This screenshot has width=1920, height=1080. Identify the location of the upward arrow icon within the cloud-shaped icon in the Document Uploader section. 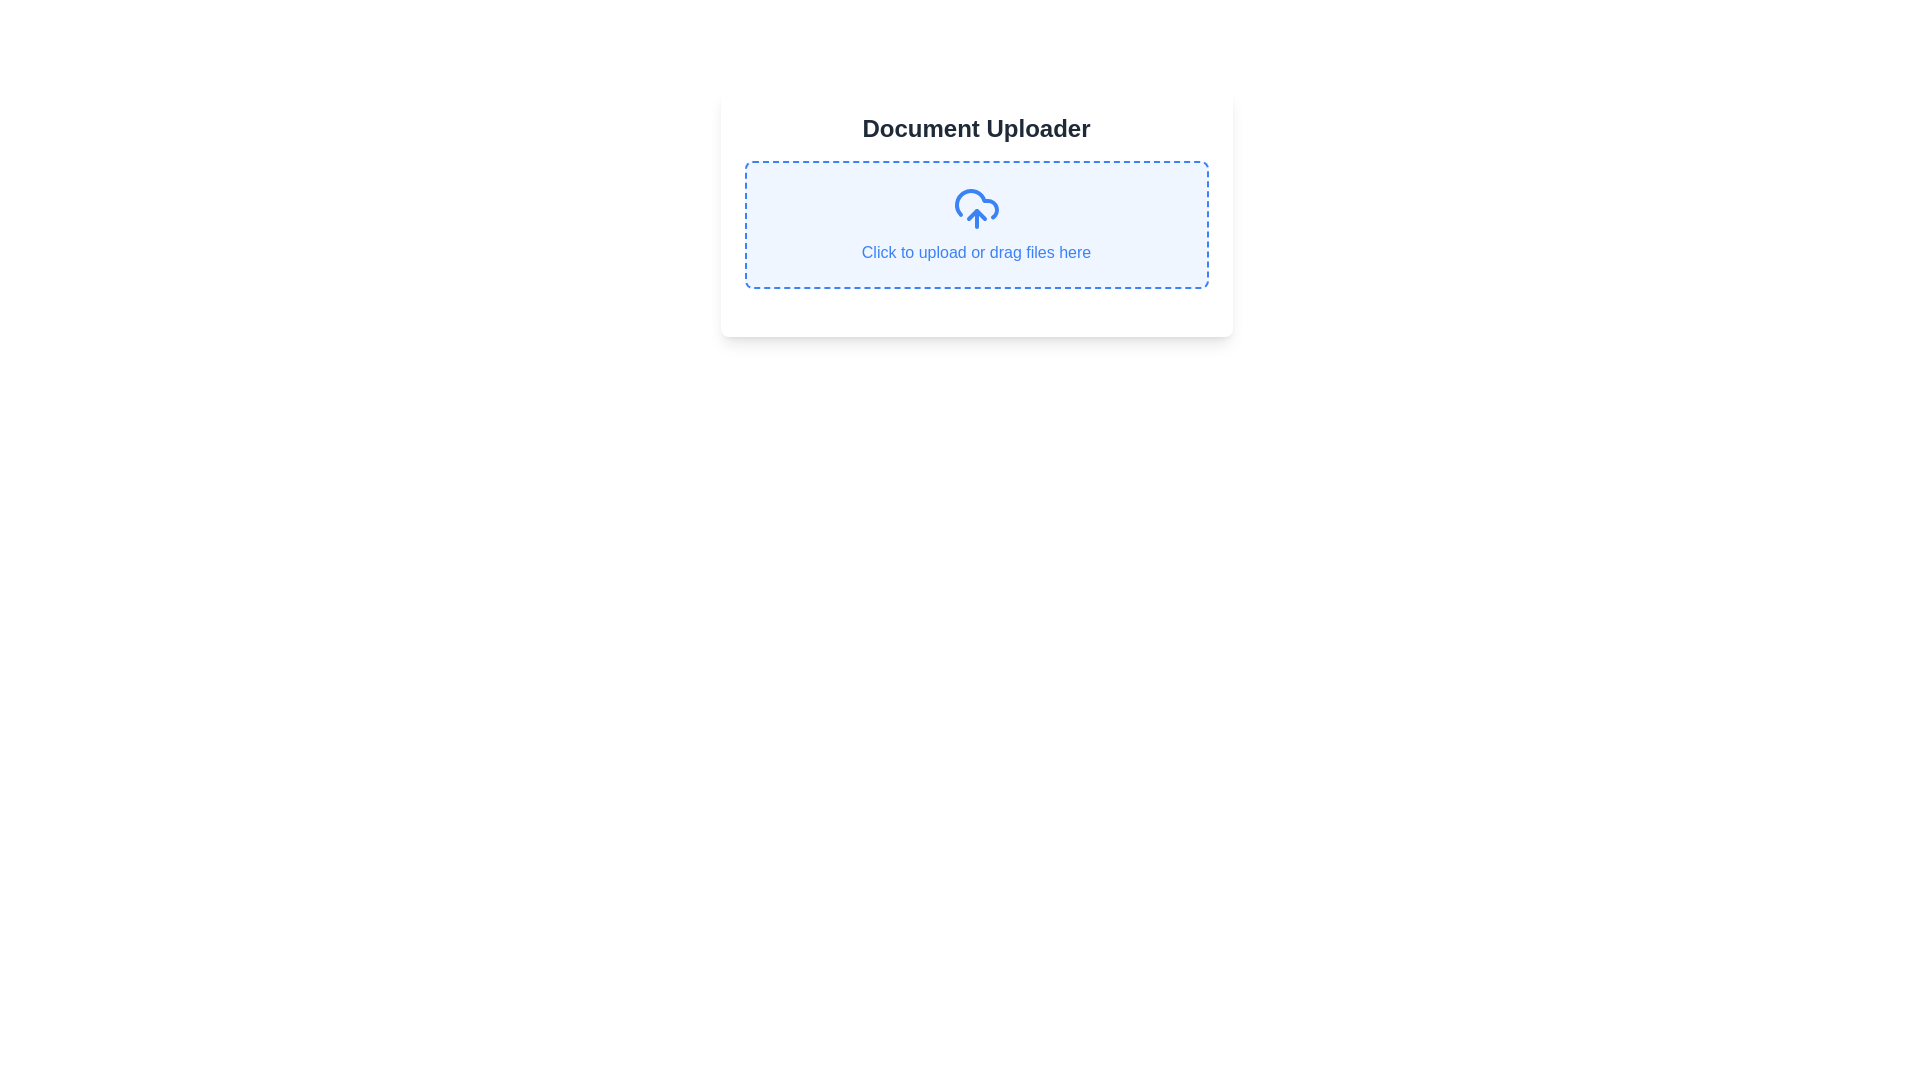
(976, 215).